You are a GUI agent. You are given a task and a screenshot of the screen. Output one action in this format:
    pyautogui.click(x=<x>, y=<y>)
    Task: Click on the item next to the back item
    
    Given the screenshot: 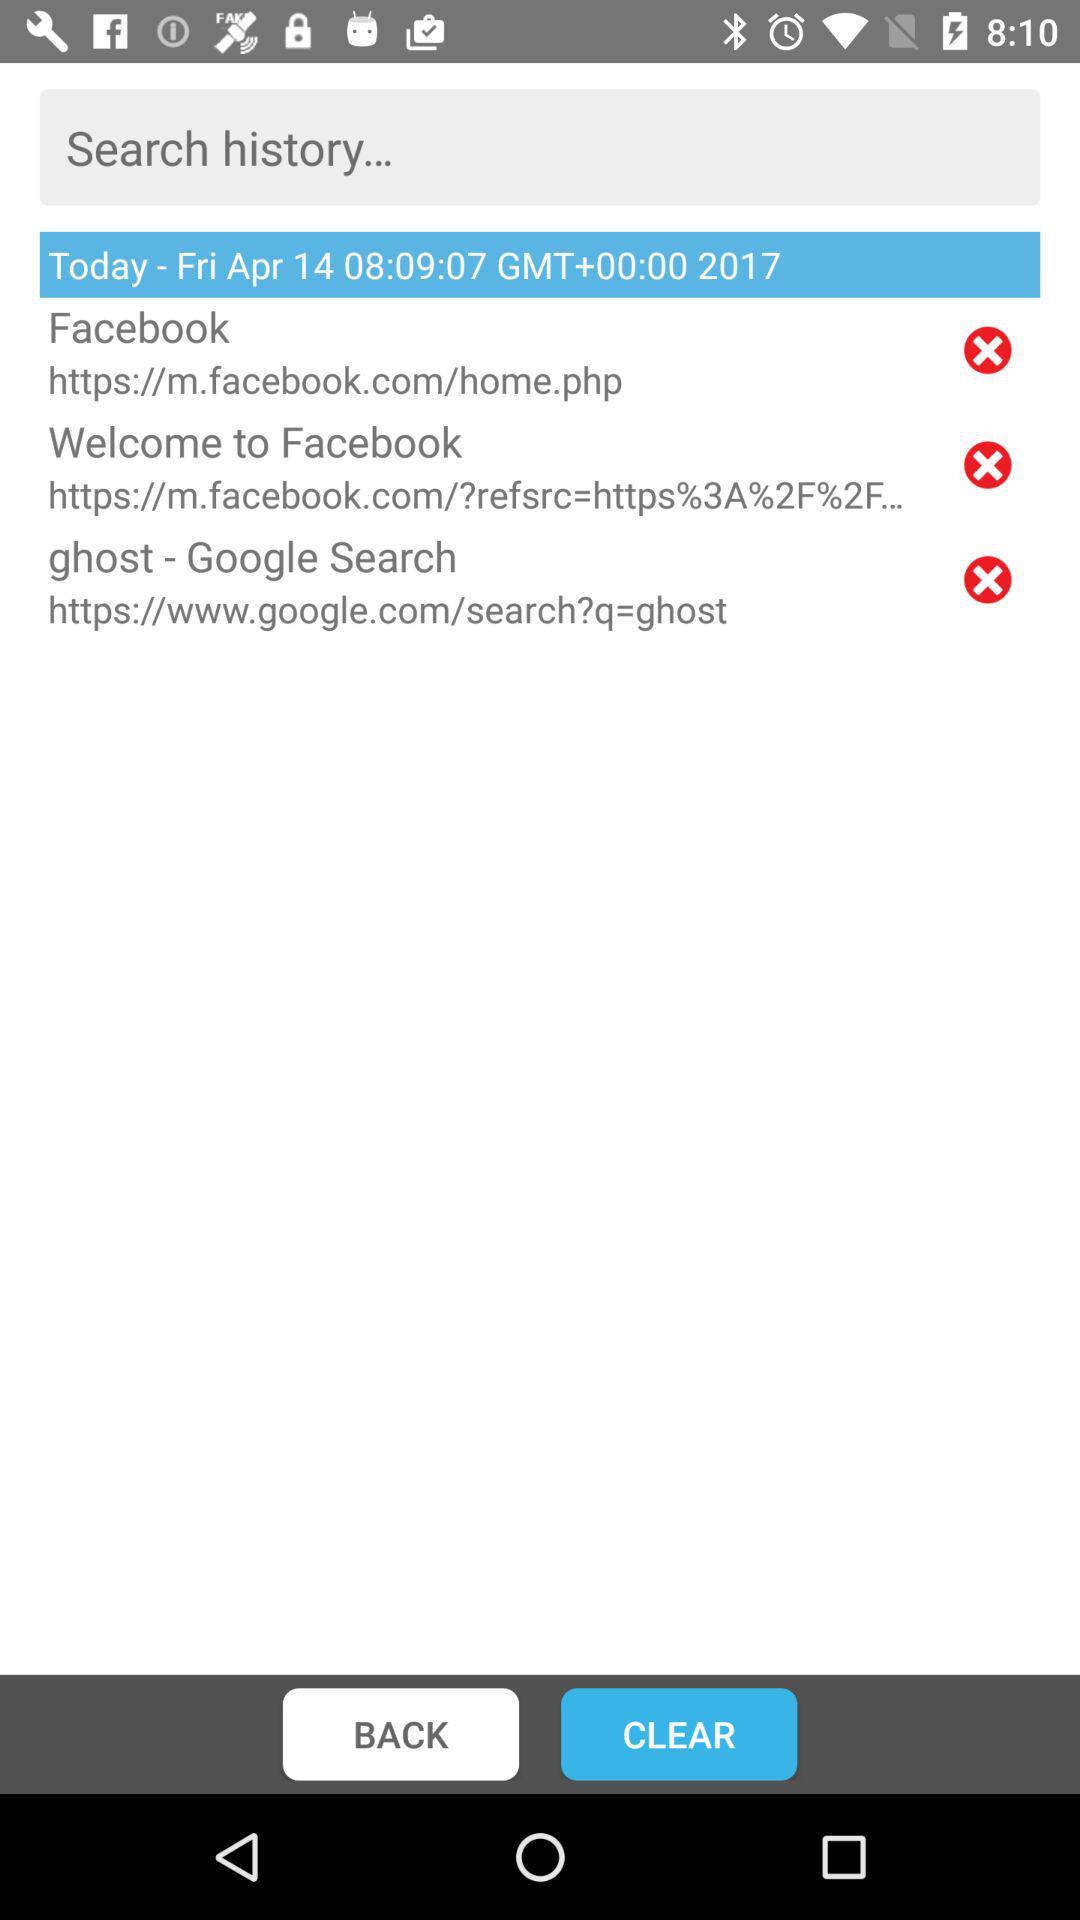 What is the action you would take?
    pyautogui.click(x=678, y=1733)
    